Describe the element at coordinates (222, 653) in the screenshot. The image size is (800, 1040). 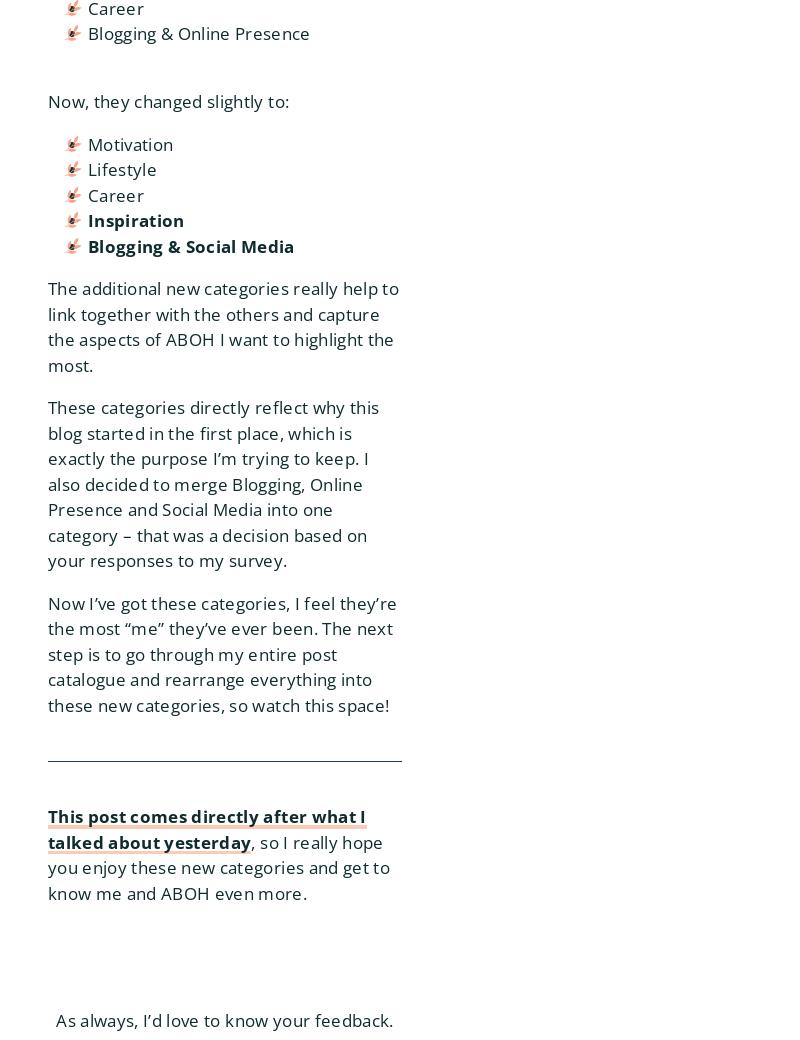
I see `'Now I’ve got these categories, I feel they’re the most “me” they’ve ever been. The next step is to go through my entire post catalogue and rearrange everything into these new categories, so watch this space!'` at that location.